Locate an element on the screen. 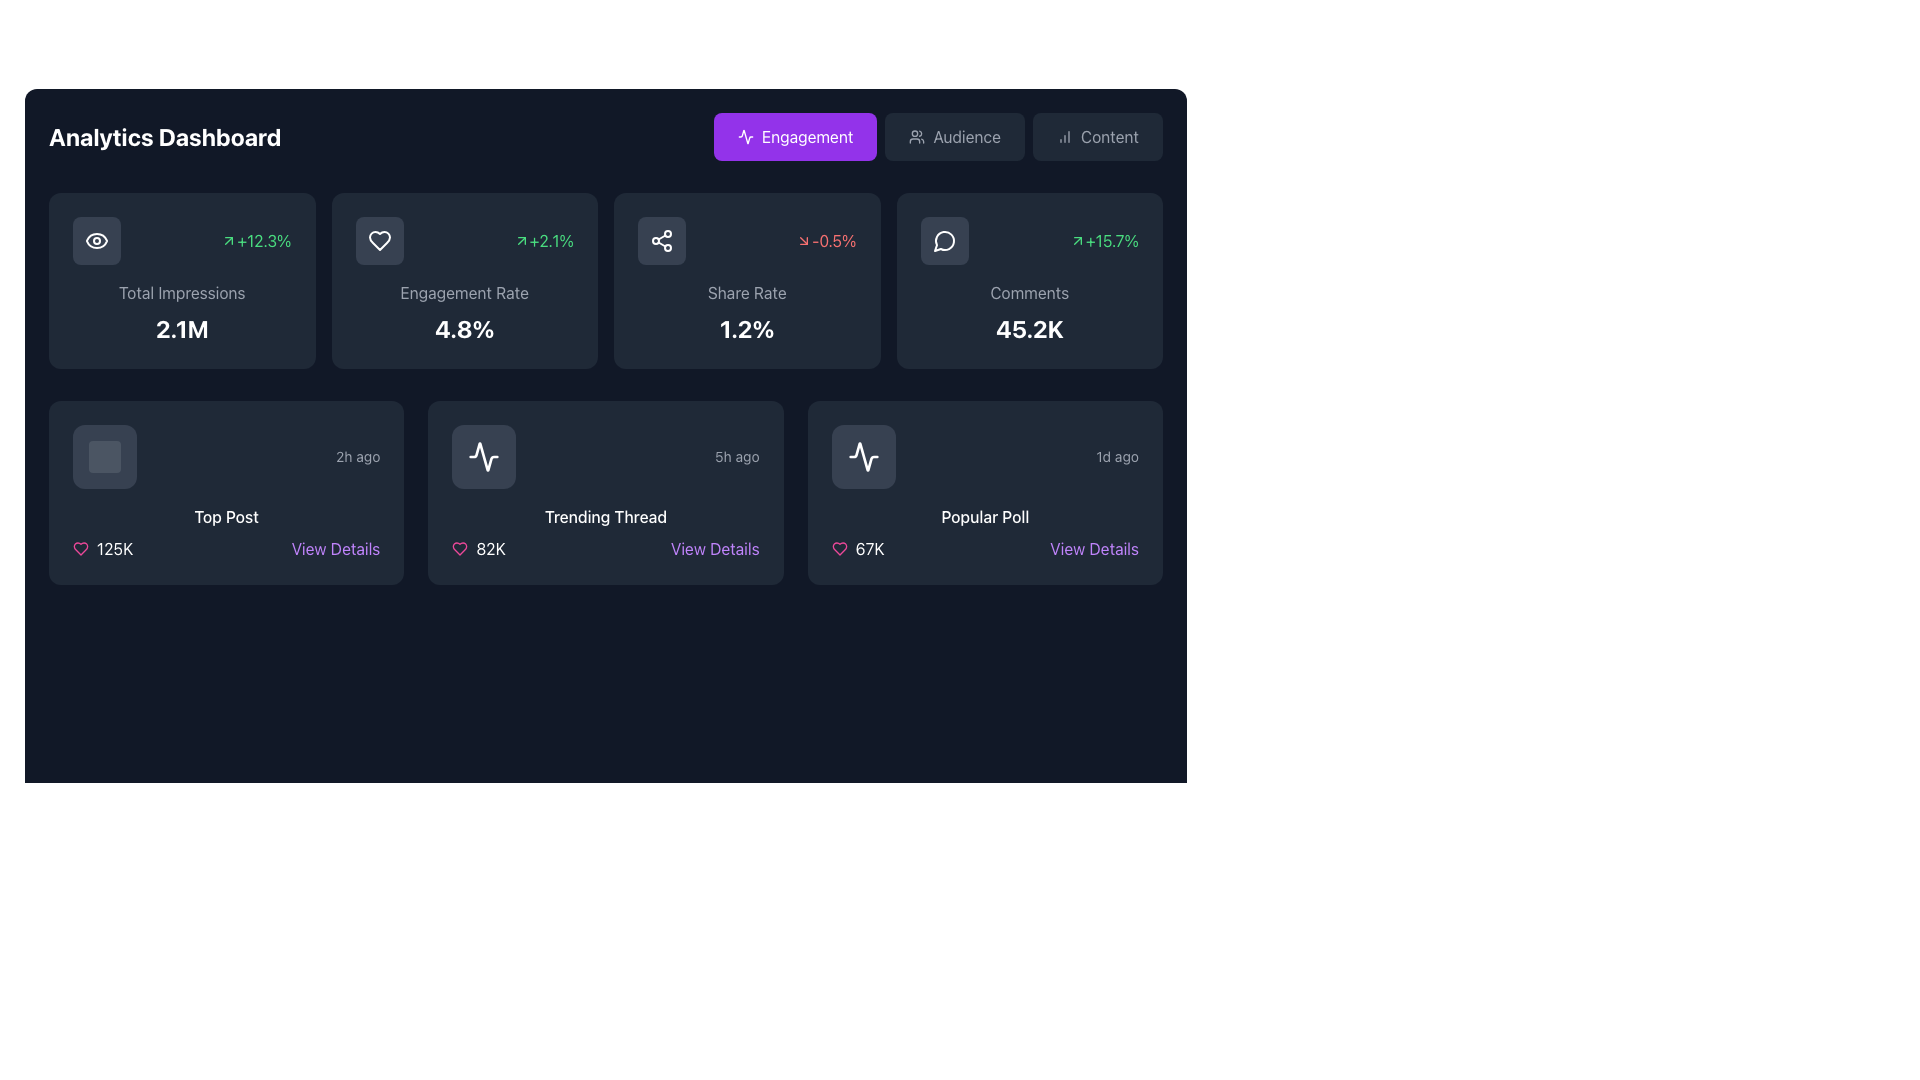 This screenshot has height=1080, width=1920. displayed number '67K' from the text label that shows the count of likes or votes in the 'Popular Poll' card located in the bottom-right of the interface is located at coordinates (870, 548).